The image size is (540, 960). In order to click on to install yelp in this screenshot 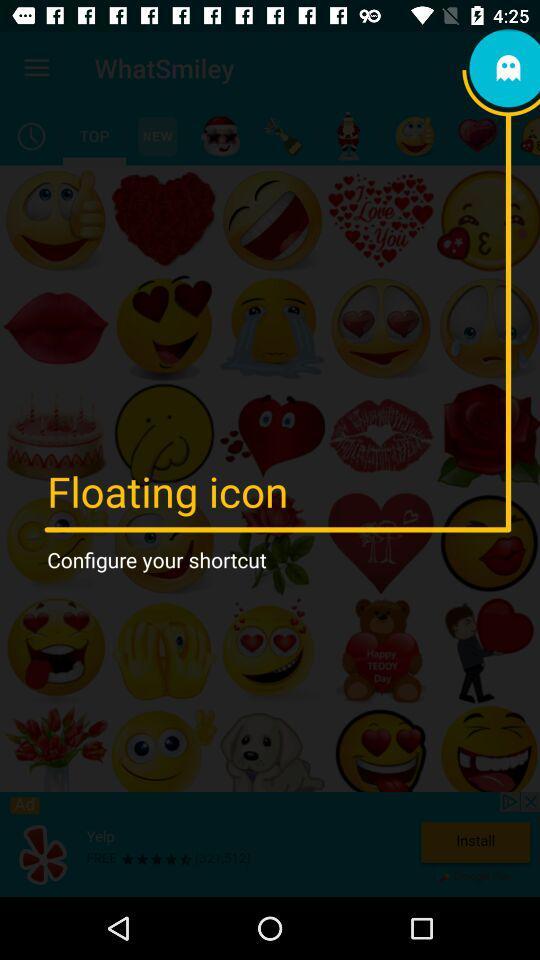, I will do `click(270, 843)`.